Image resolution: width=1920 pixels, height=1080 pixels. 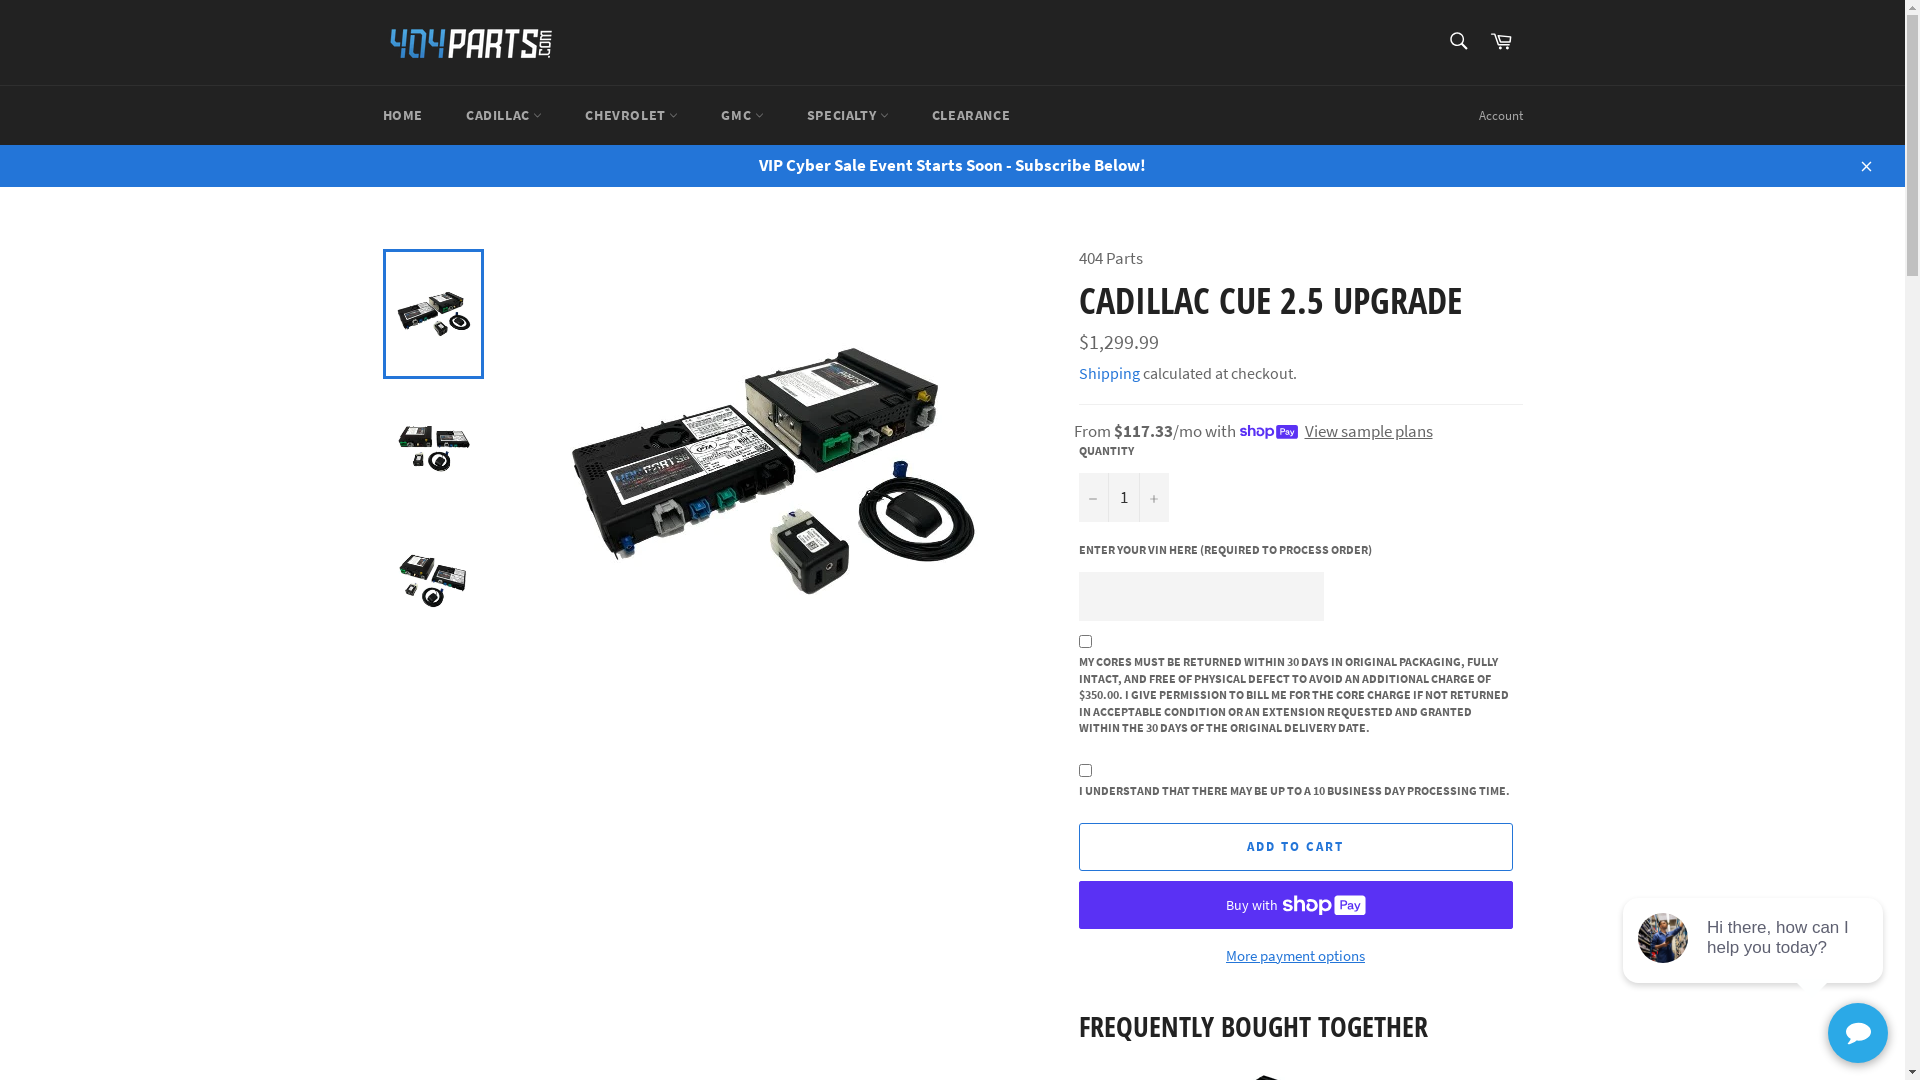 What do you see at coordinates (1295, 847) in the screenshot?
I see `'ADD TO CART'` at bounding box center [1295, 847].